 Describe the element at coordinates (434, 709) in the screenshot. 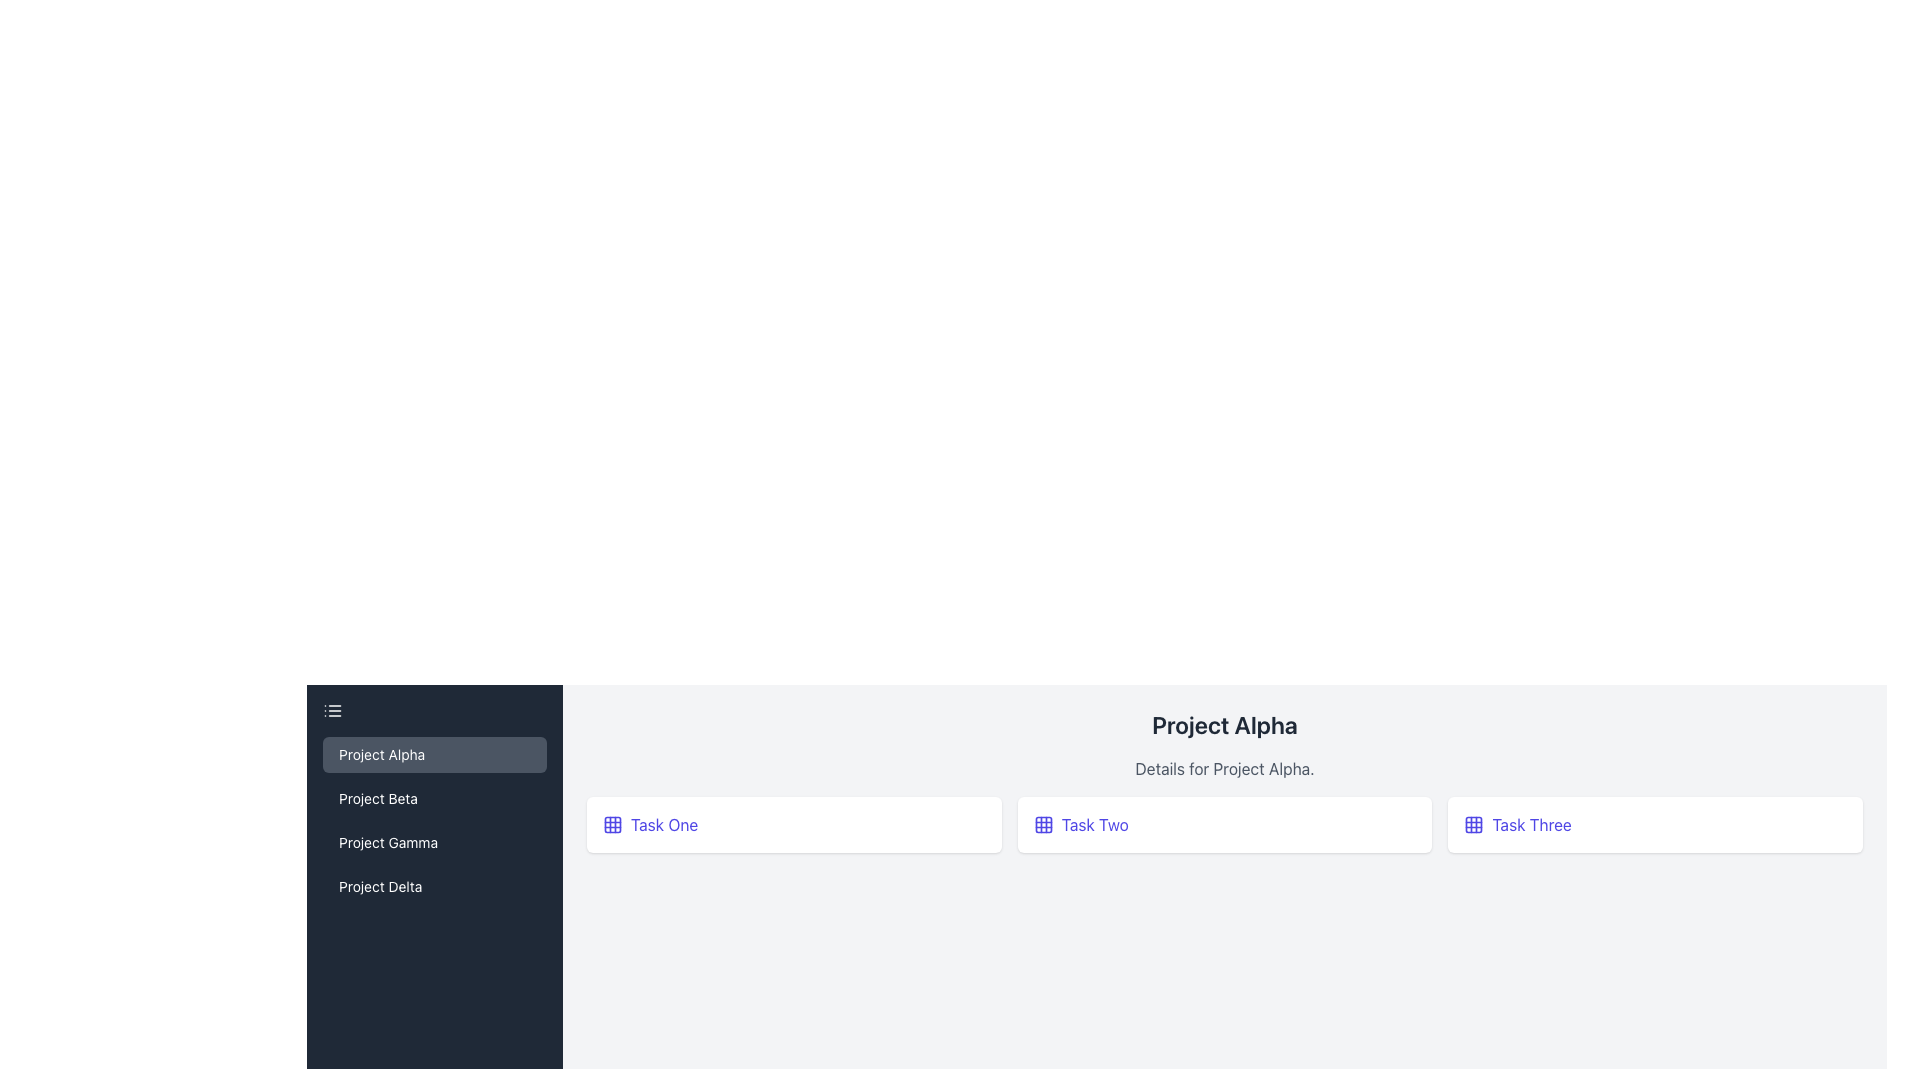

I see `the menu toggler button located at the top of the vertical side menu panel` at that location.